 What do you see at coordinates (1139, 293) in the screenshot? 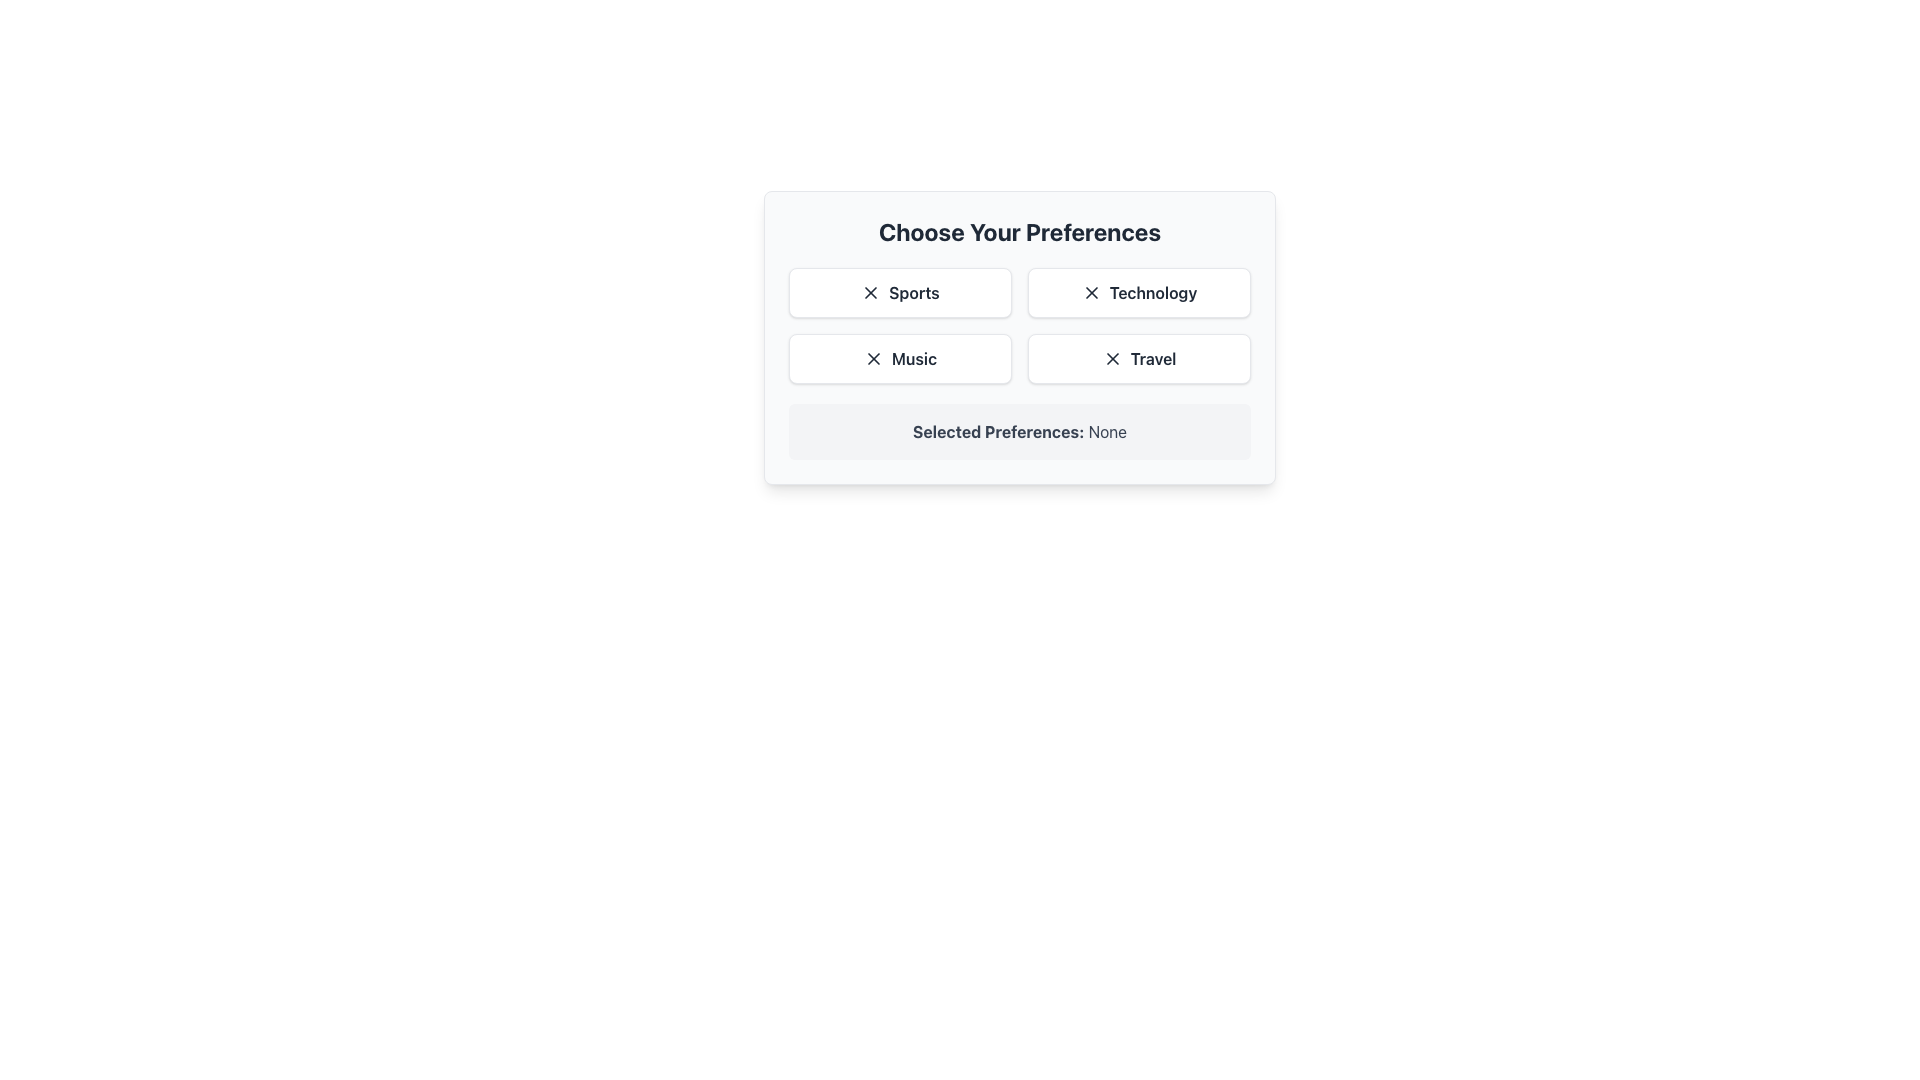
I see `the 'Technology' preference button located in the first row, second position of a 2x2 grid layout` at bounding box center [1139, 293].